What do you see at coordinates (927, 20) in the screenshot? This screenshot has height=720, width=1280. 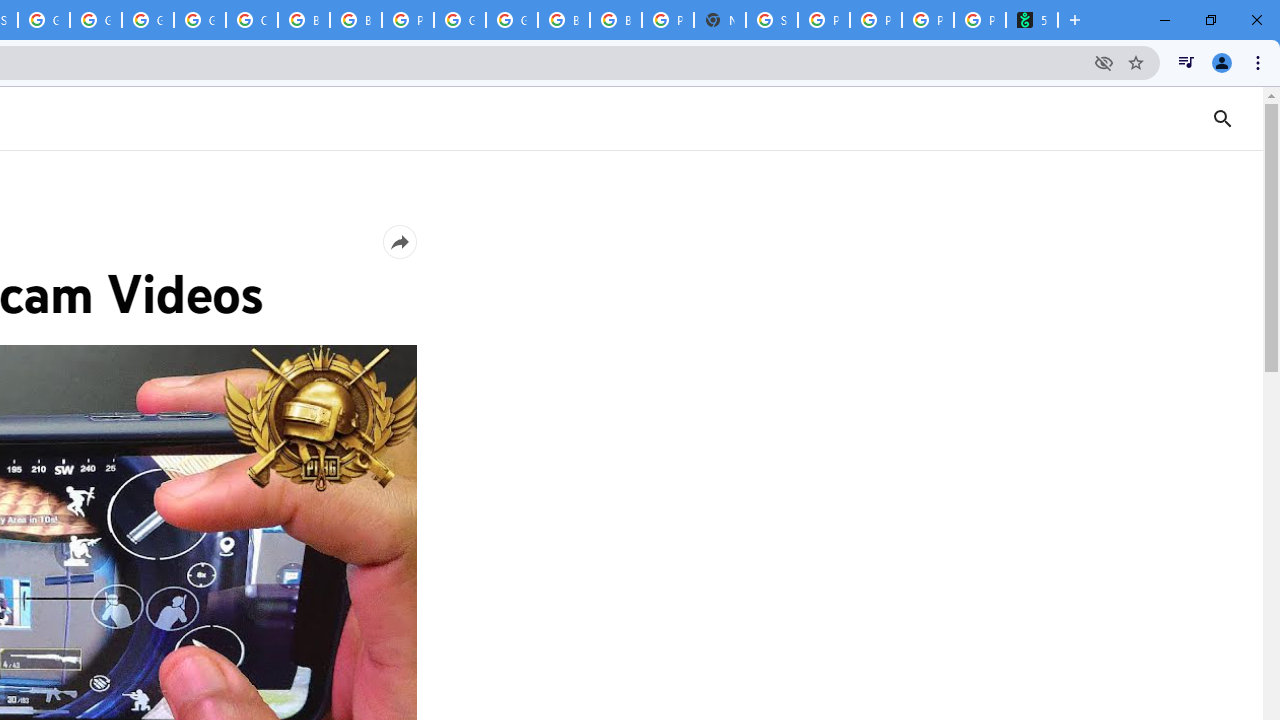 I see `'Privacy Checkup'` at bounding box center [927, 20].